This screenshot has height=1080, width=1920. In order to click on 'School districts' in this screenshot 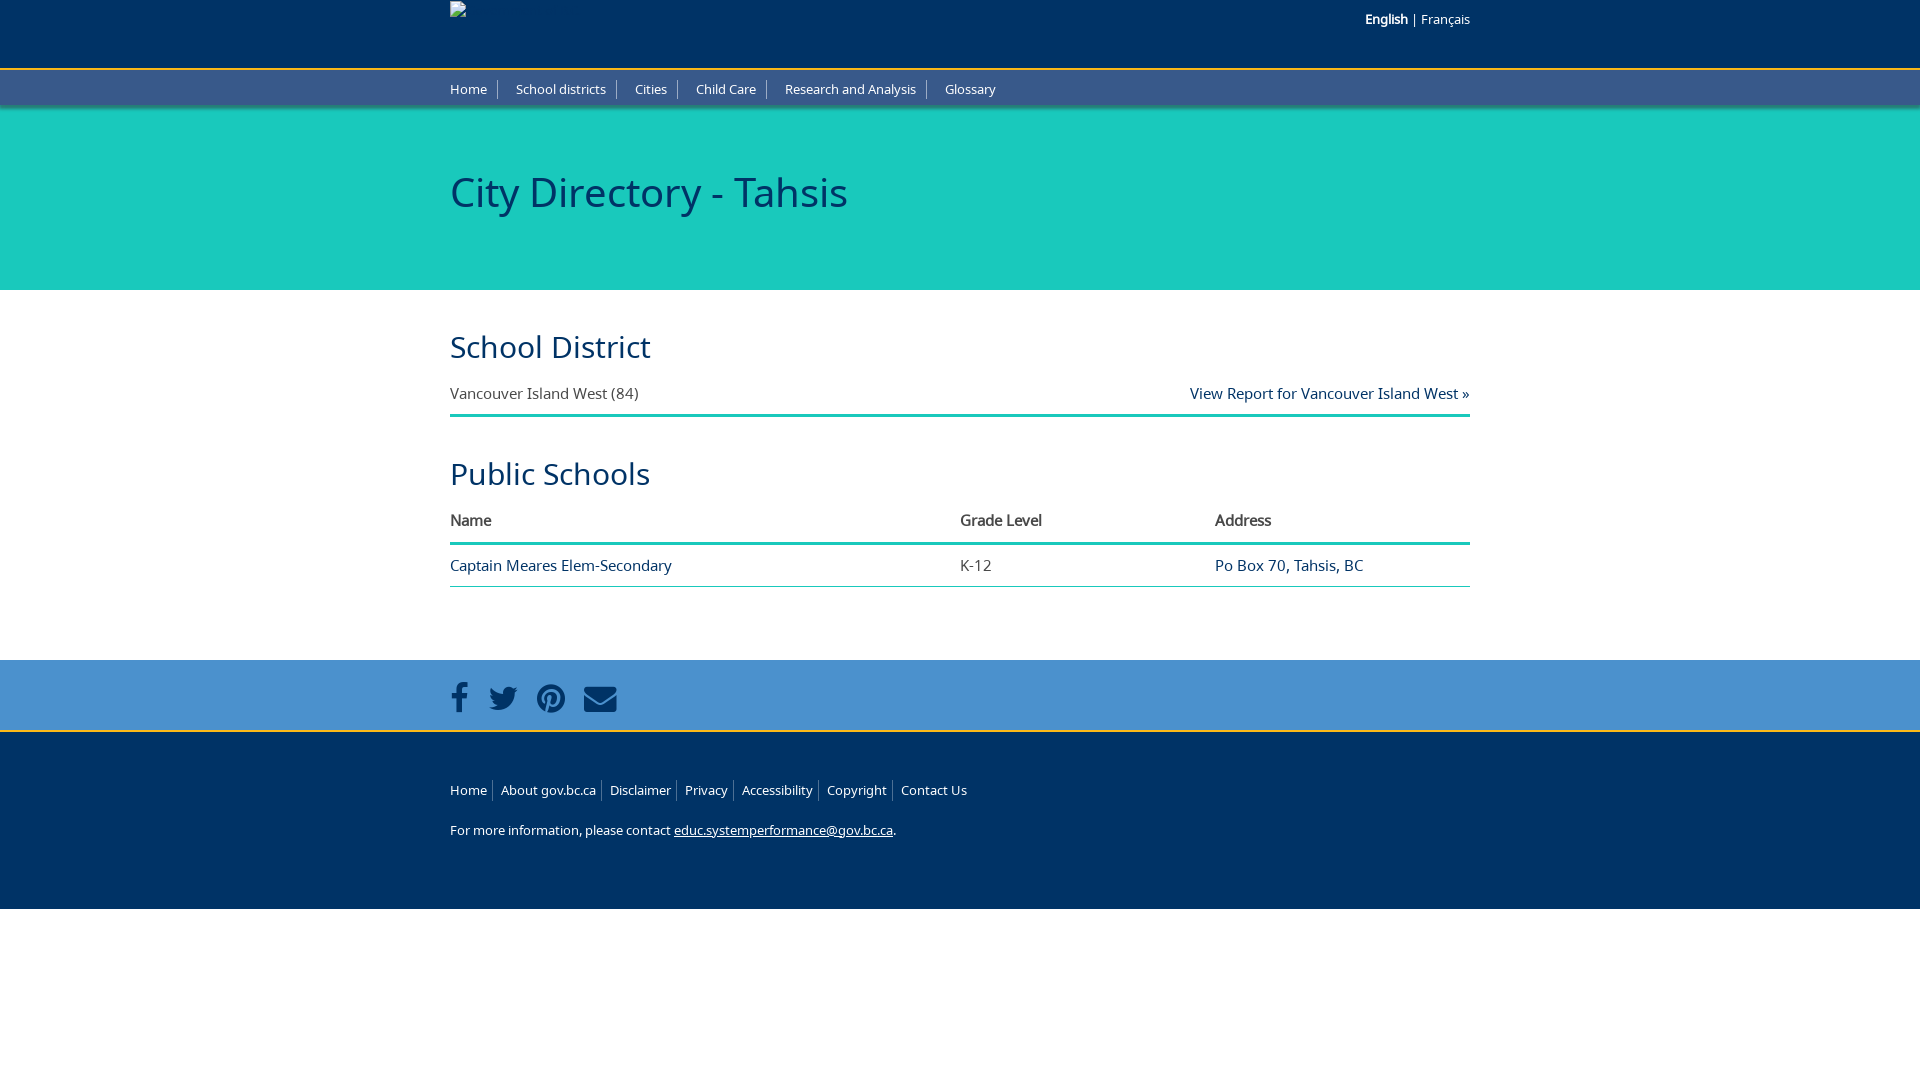, I will do `click(515, 87)`.